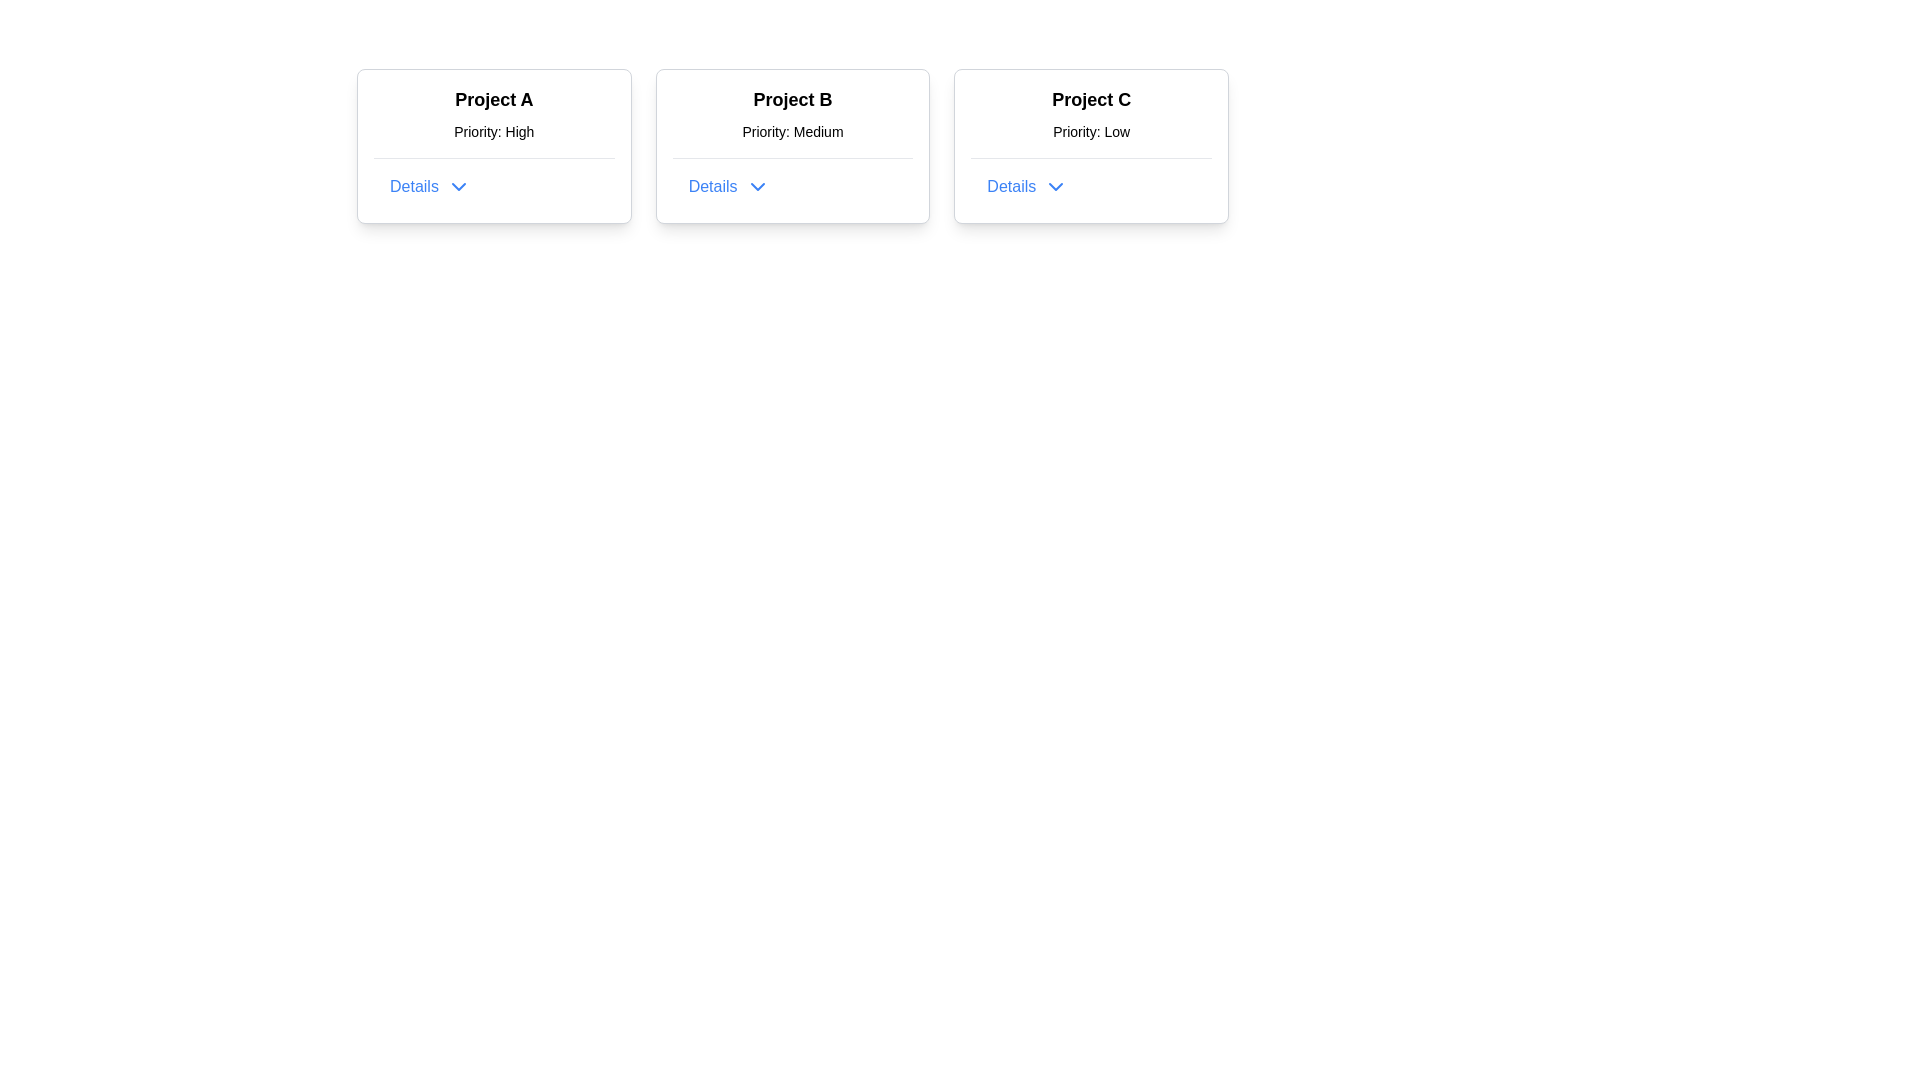  What do you see at coordinates (494, 131) in the screenshot?
I see `the text label that displays 'Priority: High', which is positioned below the 'Project A' heading in the centered card layout` at bounding box center [494, 131].